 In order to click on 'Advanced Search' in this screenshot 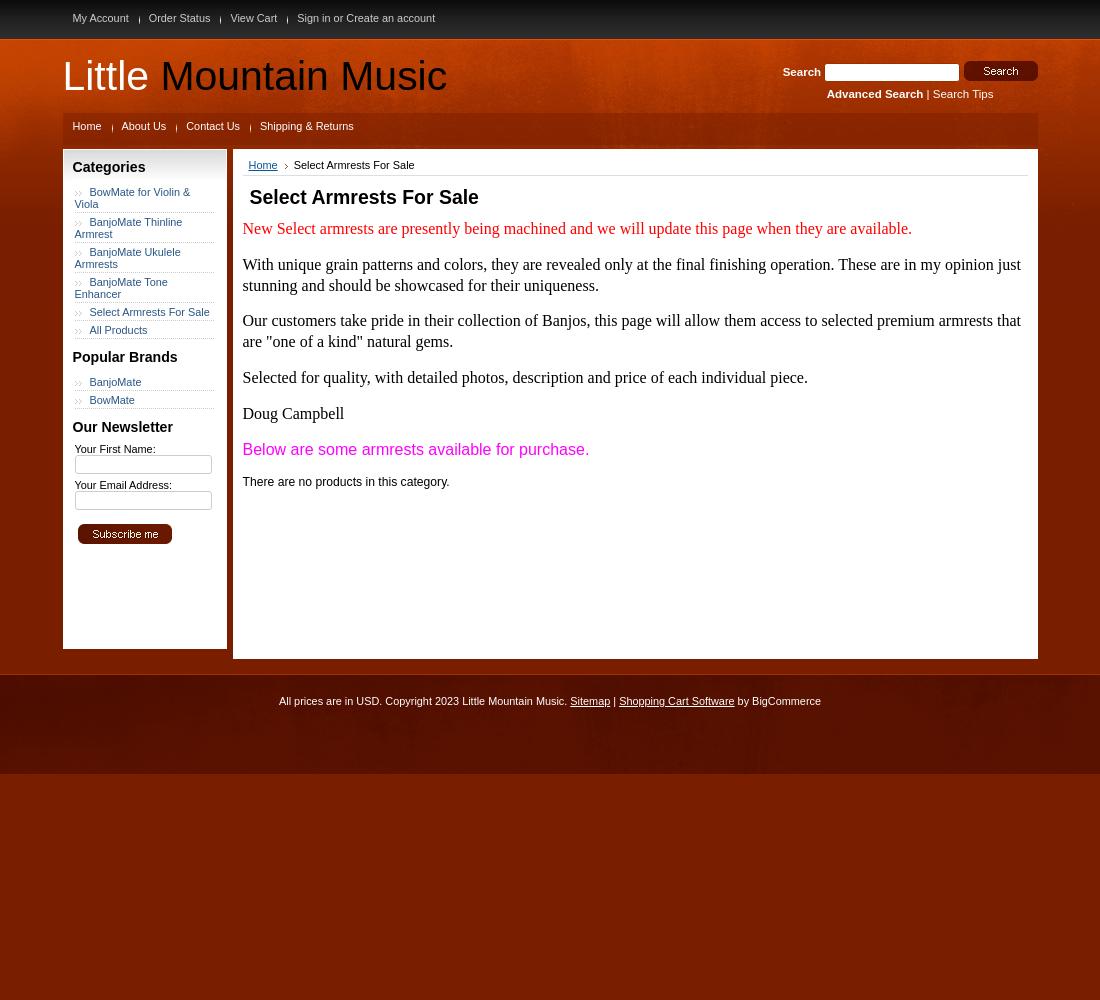, I will do `click(873, 93)`.